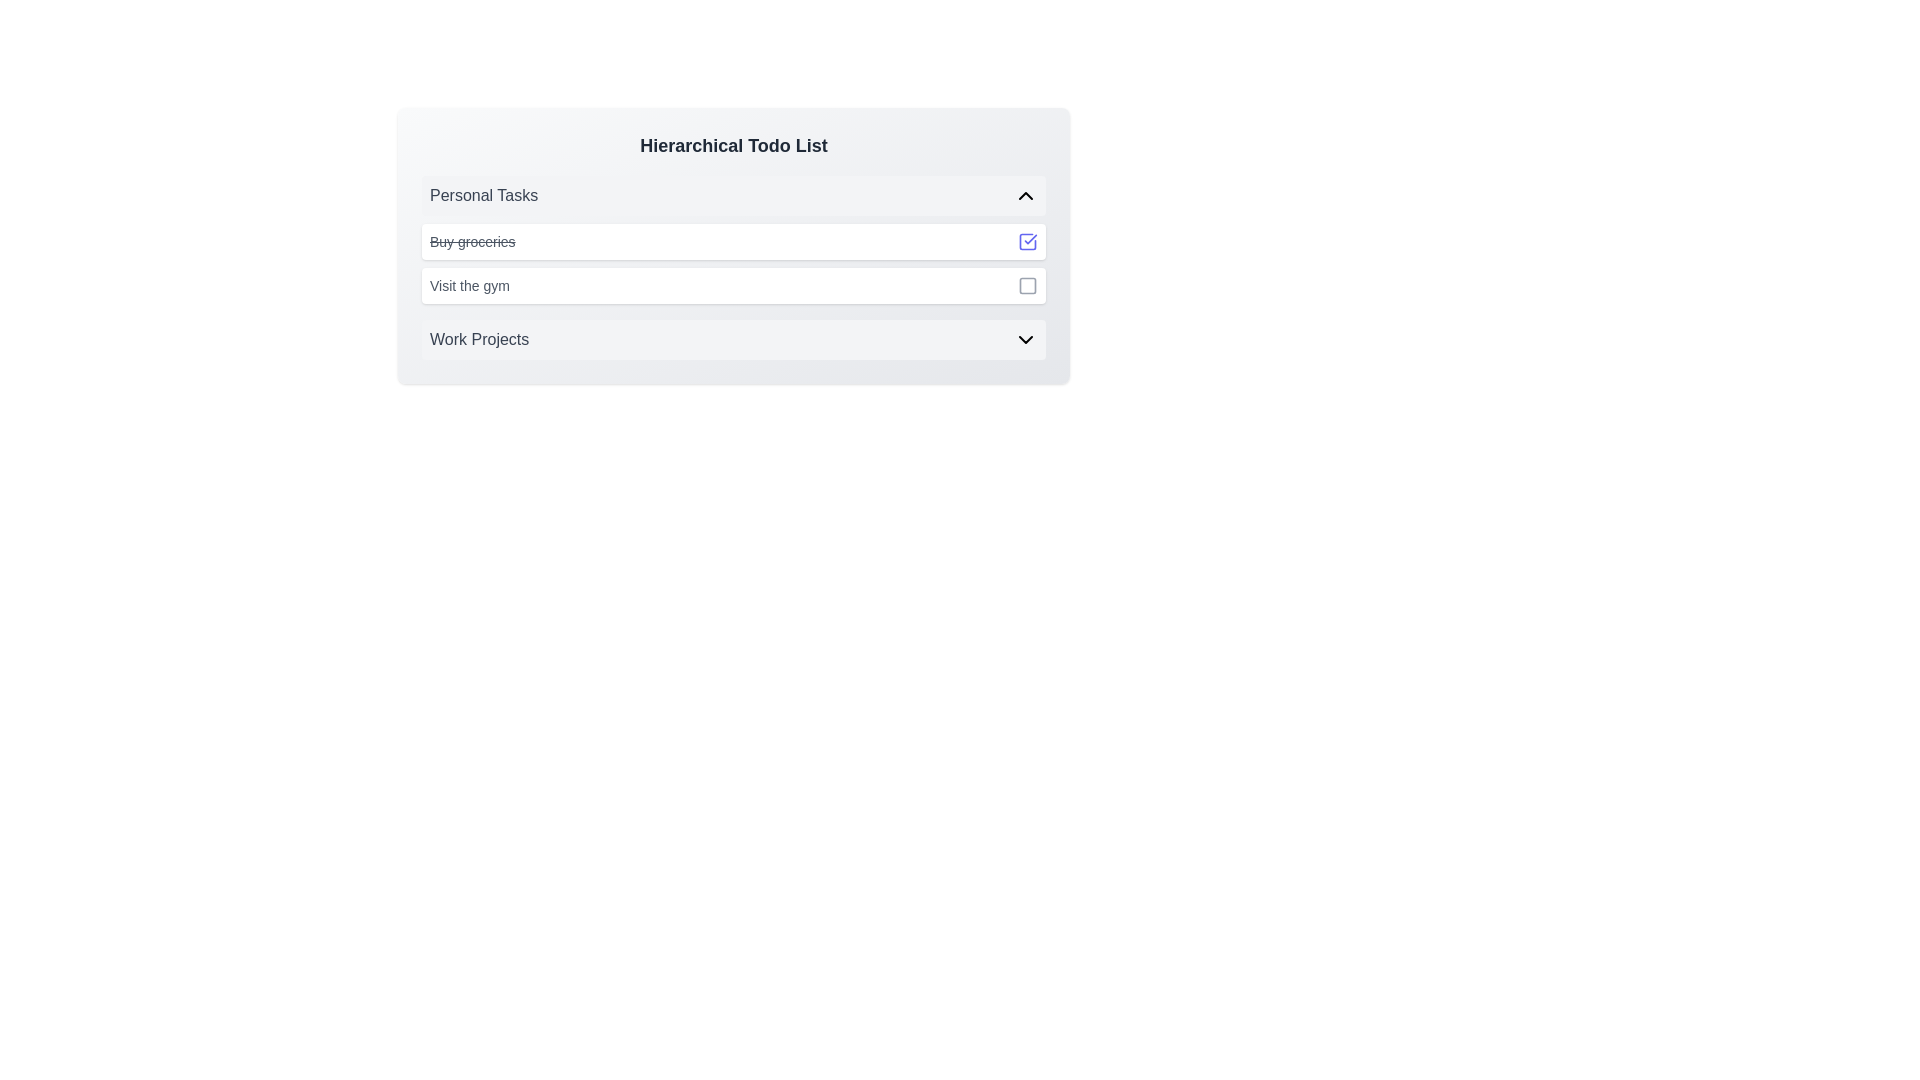 Image resolution: width=1920 pixels, height=1080 pixels. Describe the element at coordinates (1027, 285) in the screenshot. I see `the Interactive icon located to the right of 'Visit the gym' in the second task's row to trigger the tooltip or interaction effect` at that location.